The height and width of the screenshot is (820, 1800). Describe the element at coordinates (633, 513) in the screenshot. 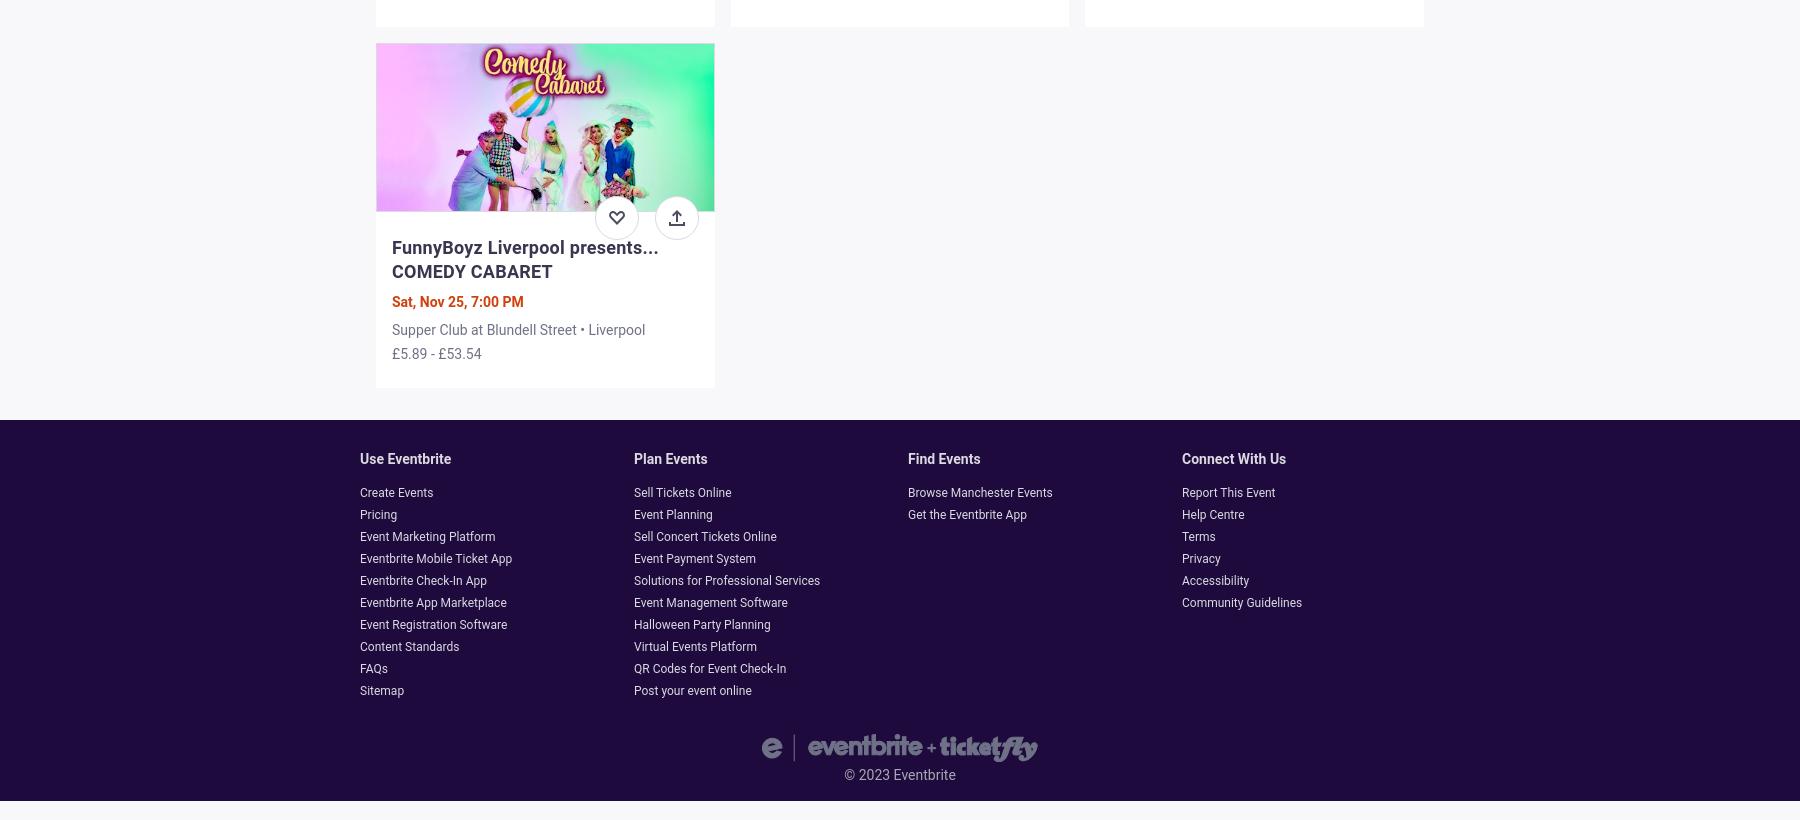

I see `'Event Planning'` at that location.